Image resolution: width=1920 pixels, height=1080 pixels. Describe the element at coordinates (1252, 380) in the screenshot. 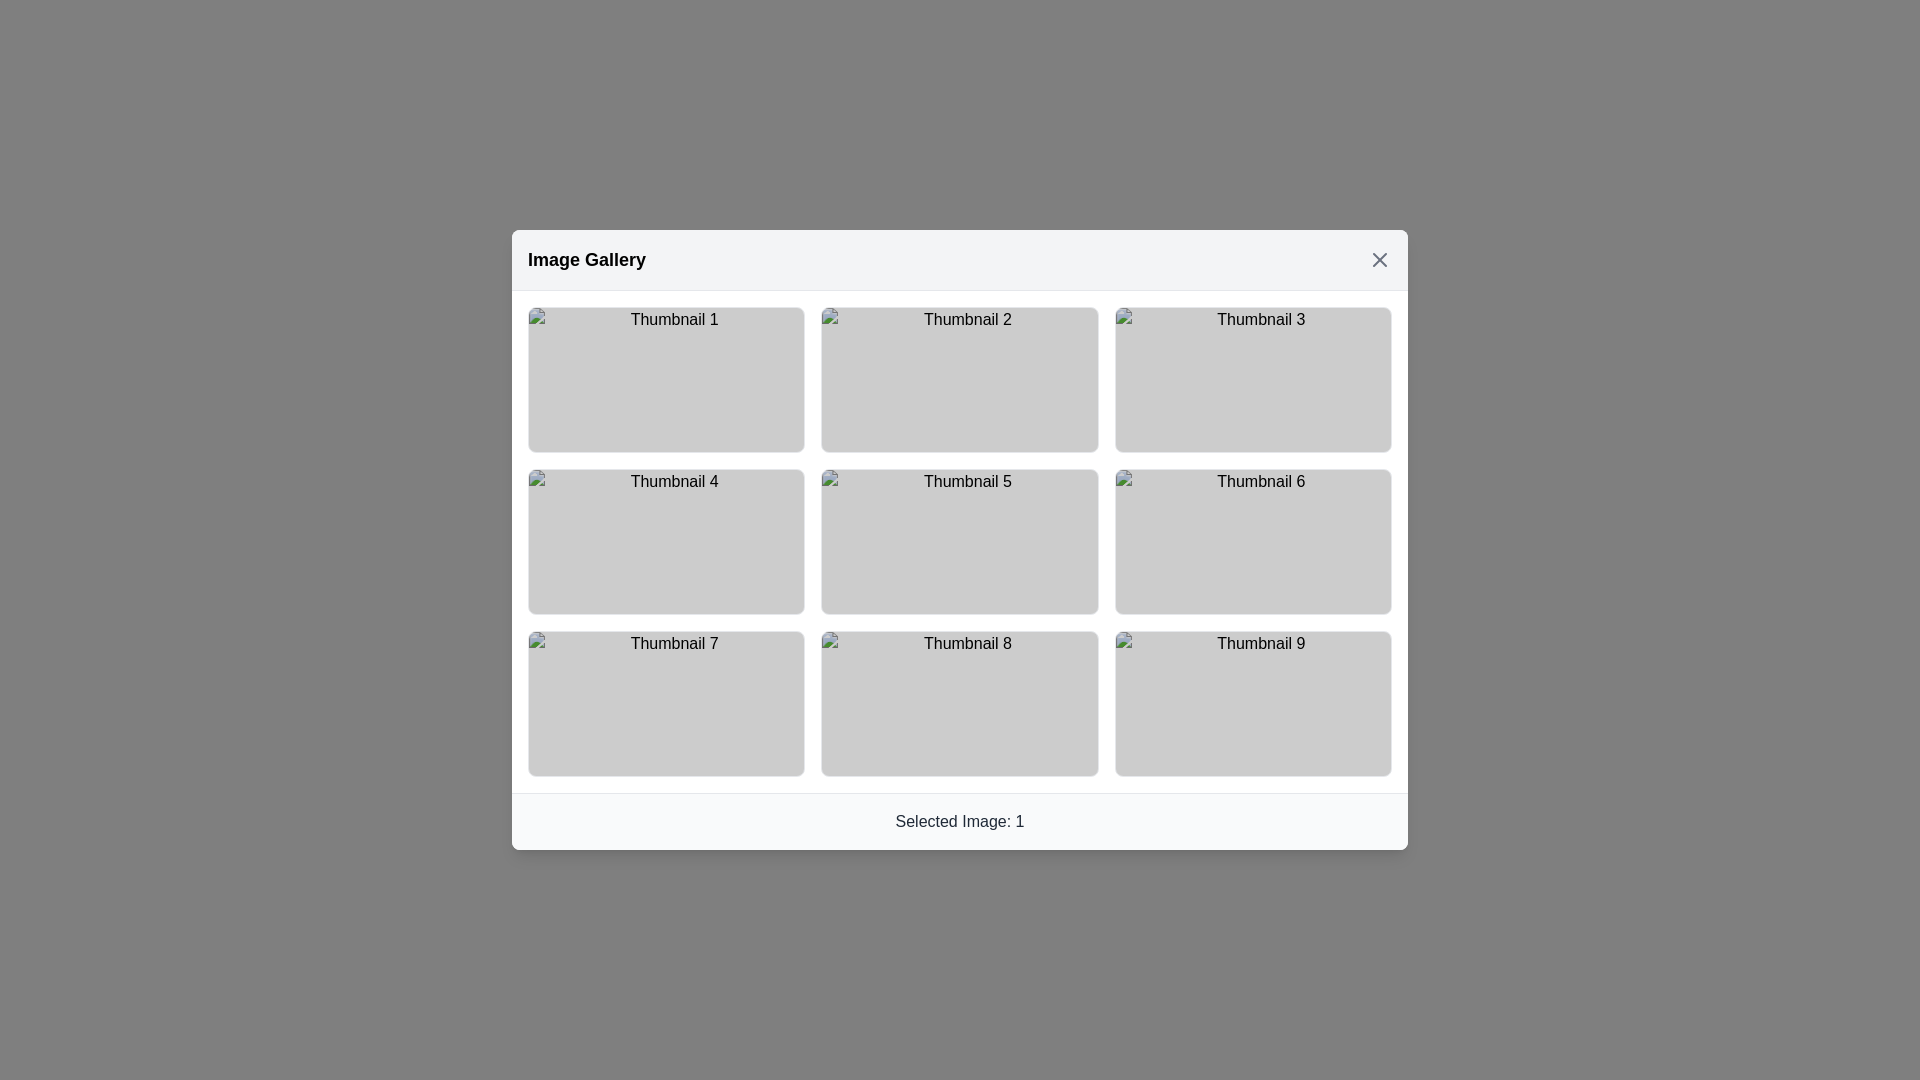

I see `the rectangular thumbnail with a light gray background located in the first row, third column of the 3x3 grid layout` at that location.